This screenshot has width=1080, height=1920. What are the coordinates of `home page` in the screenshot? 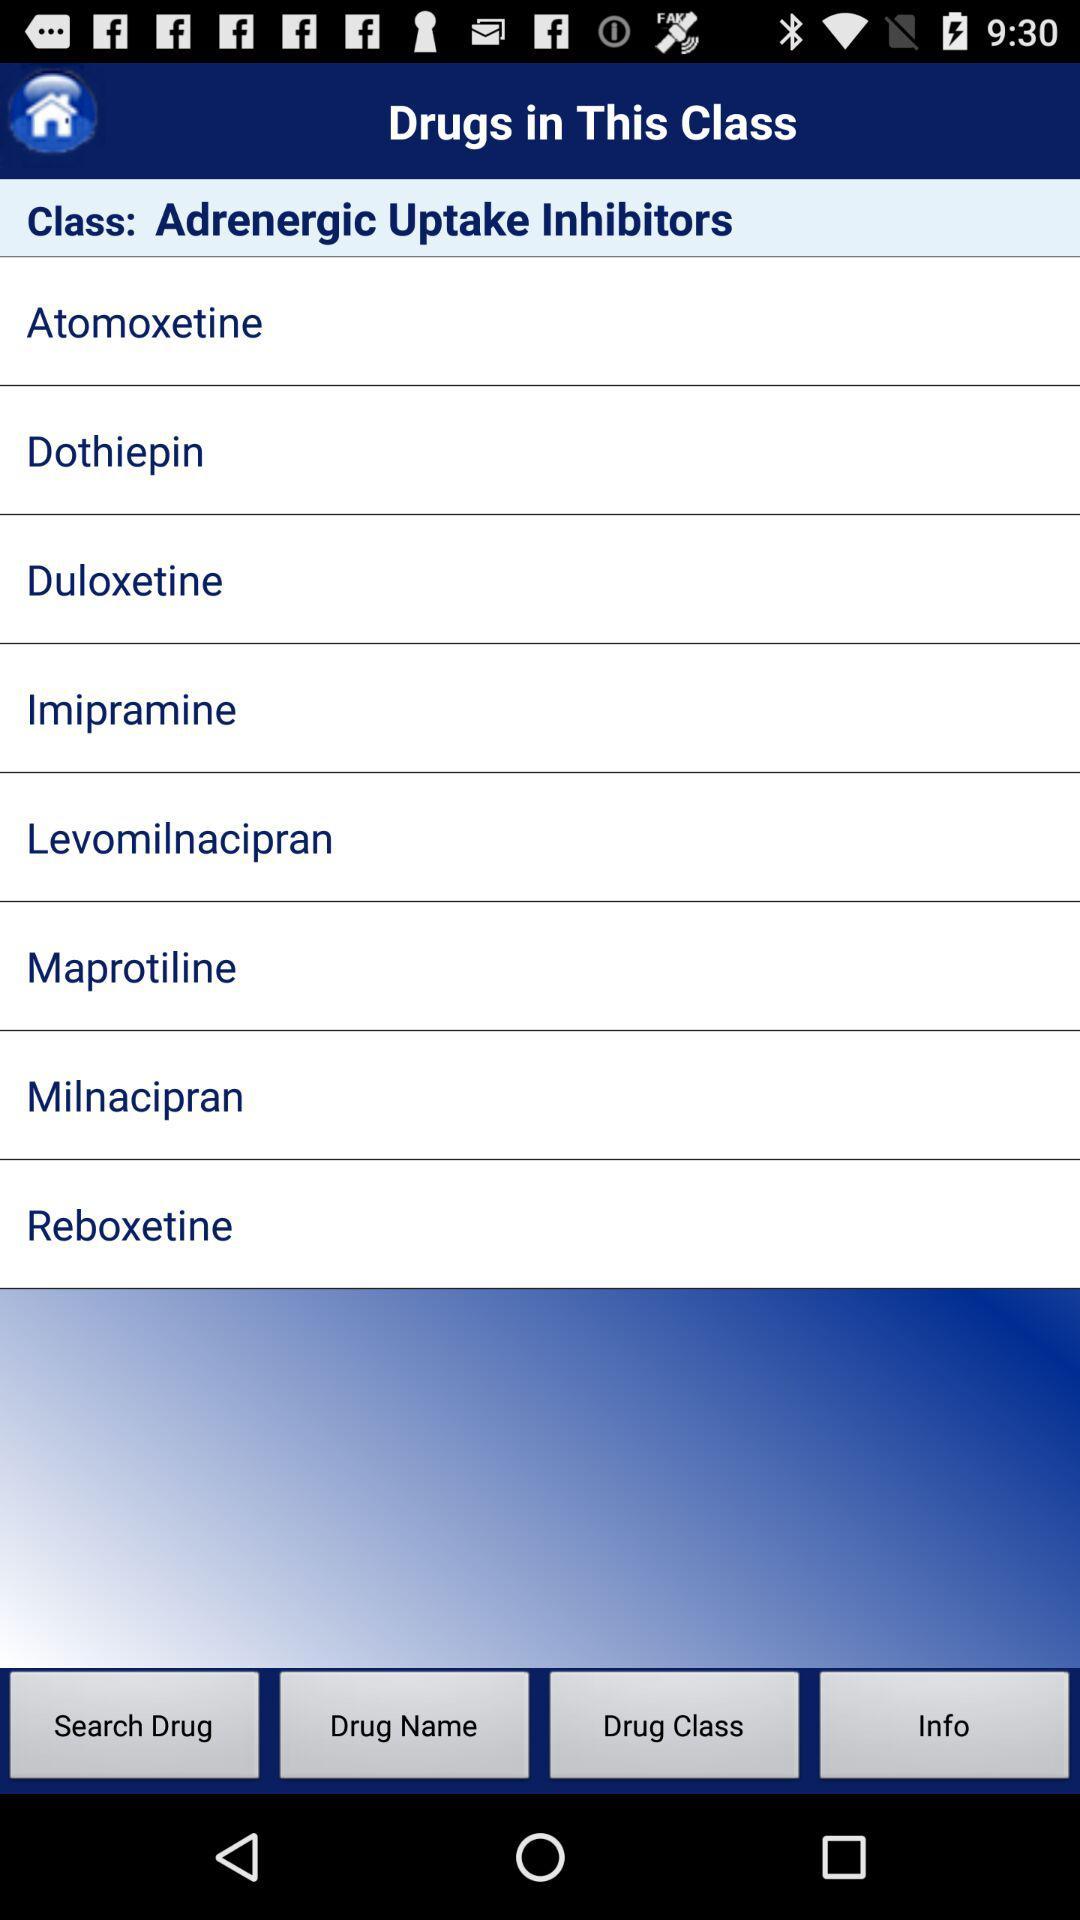 It's located at (51, 114).